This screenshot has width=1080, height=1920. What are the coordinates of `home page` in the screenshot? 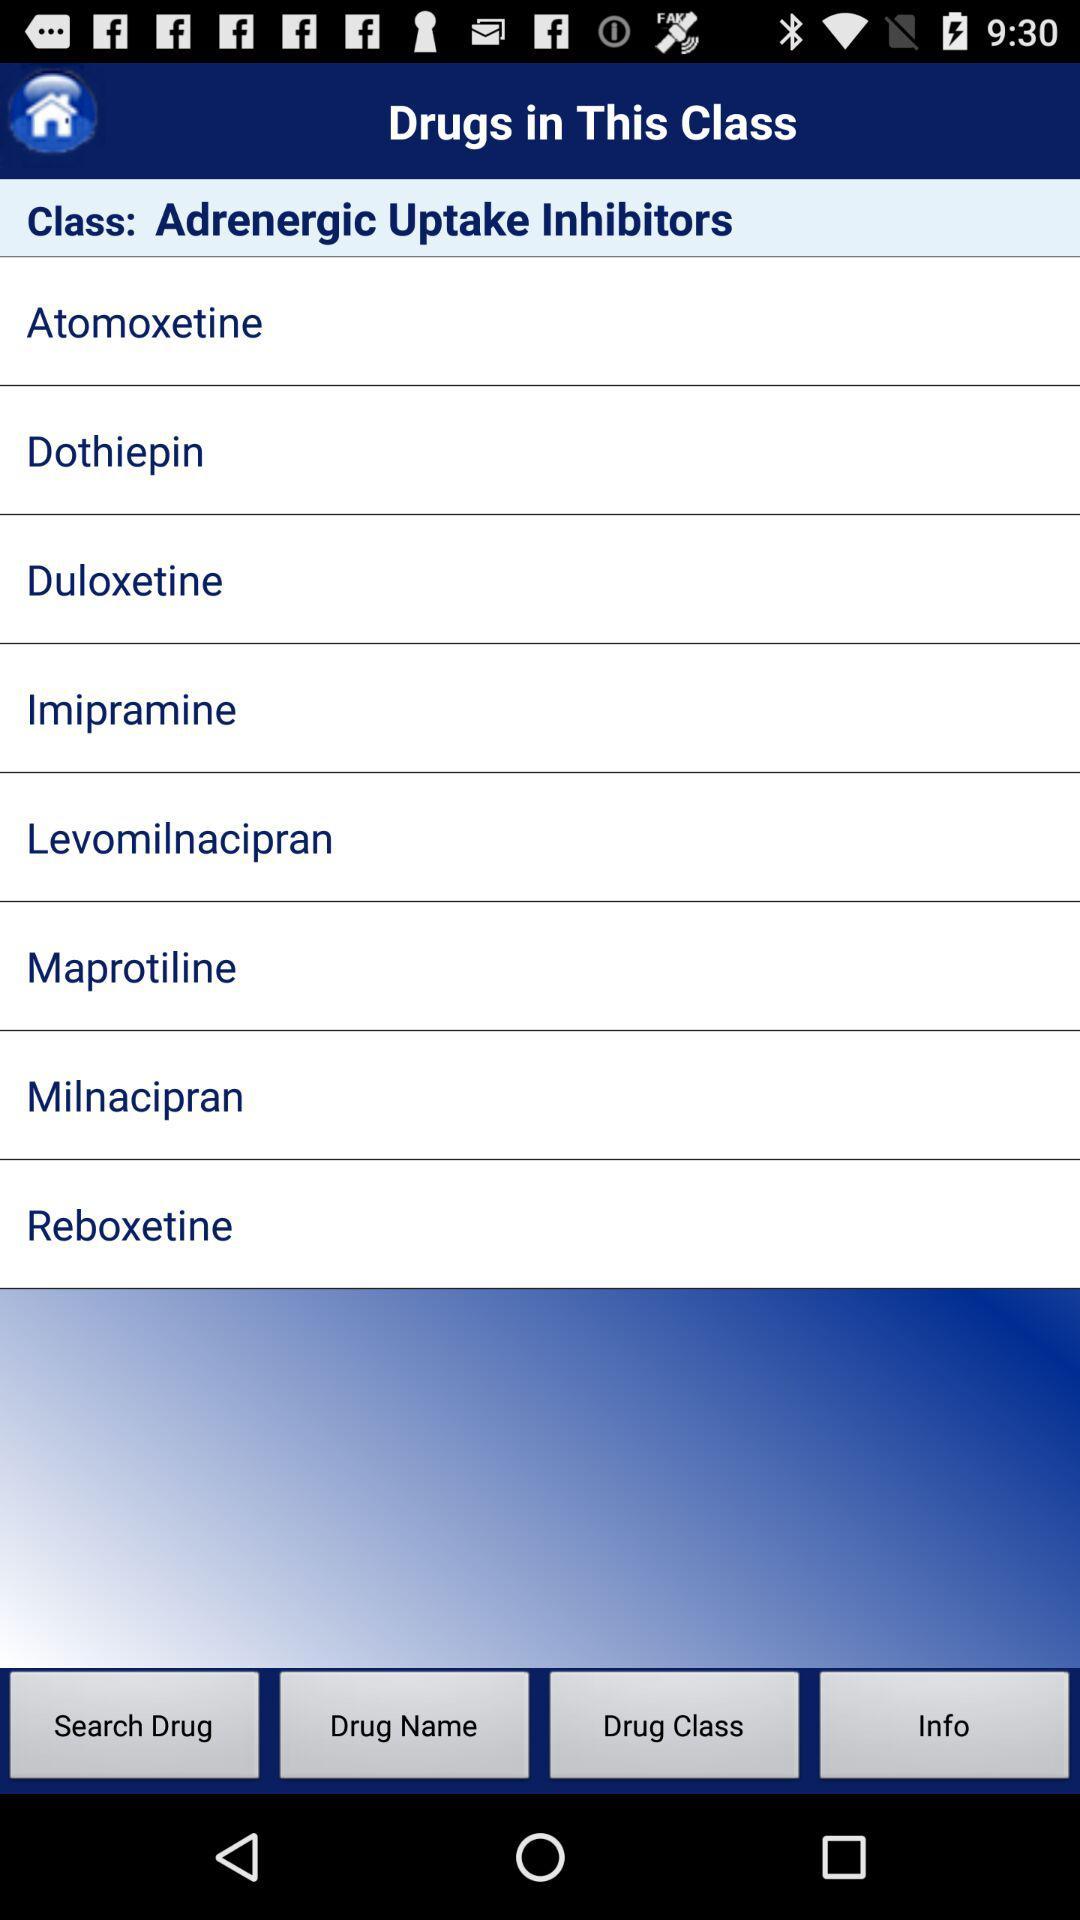 It's located at (51, 114).